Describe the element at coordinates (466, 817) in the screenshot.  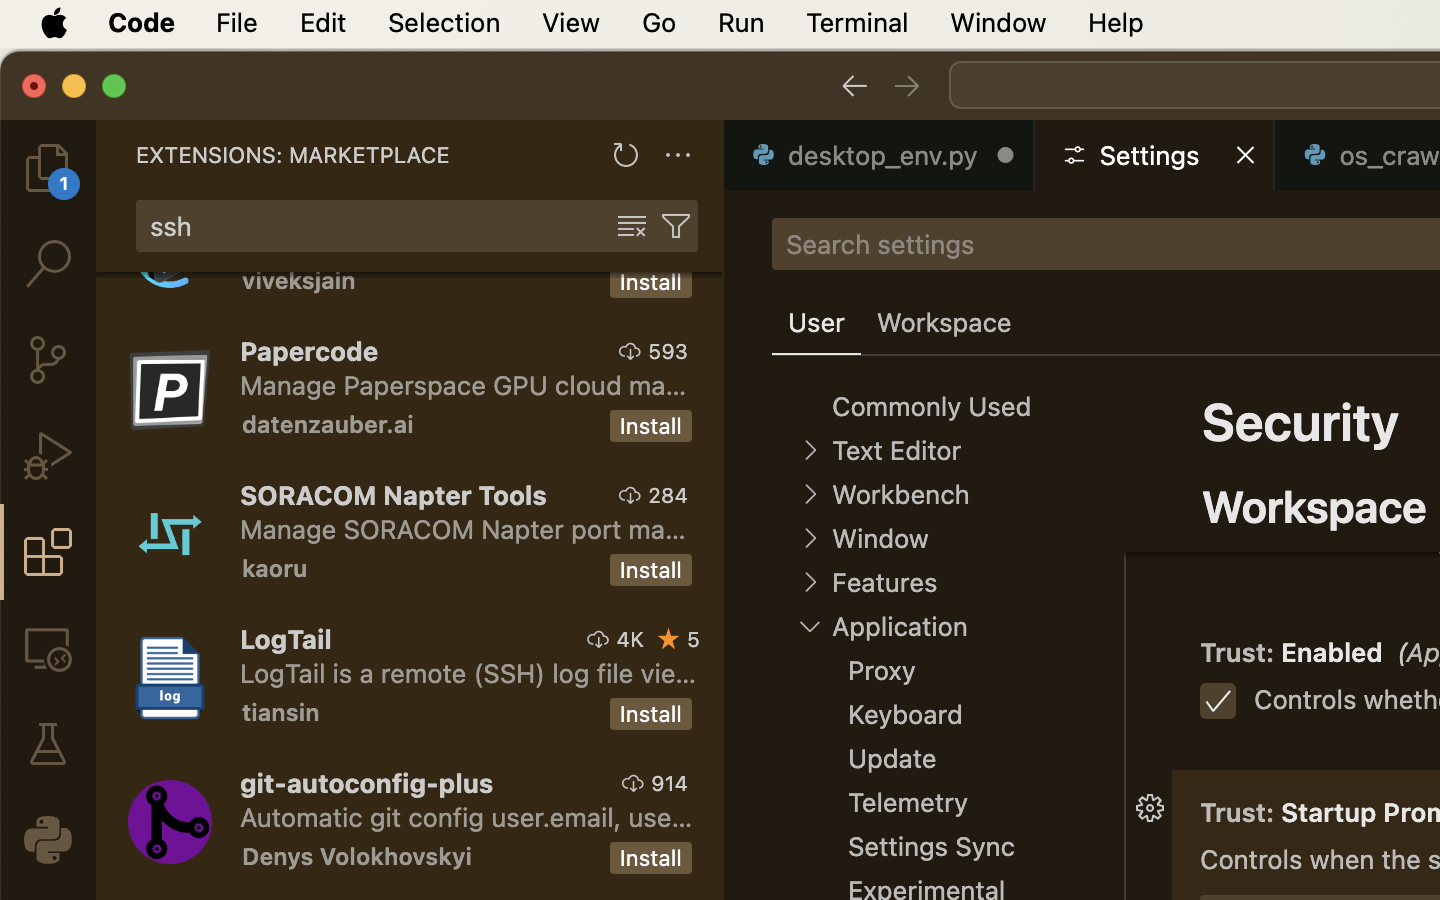
I see `'Automatic git config user.email, user.name, SSH key setting for vscode'` at that location.